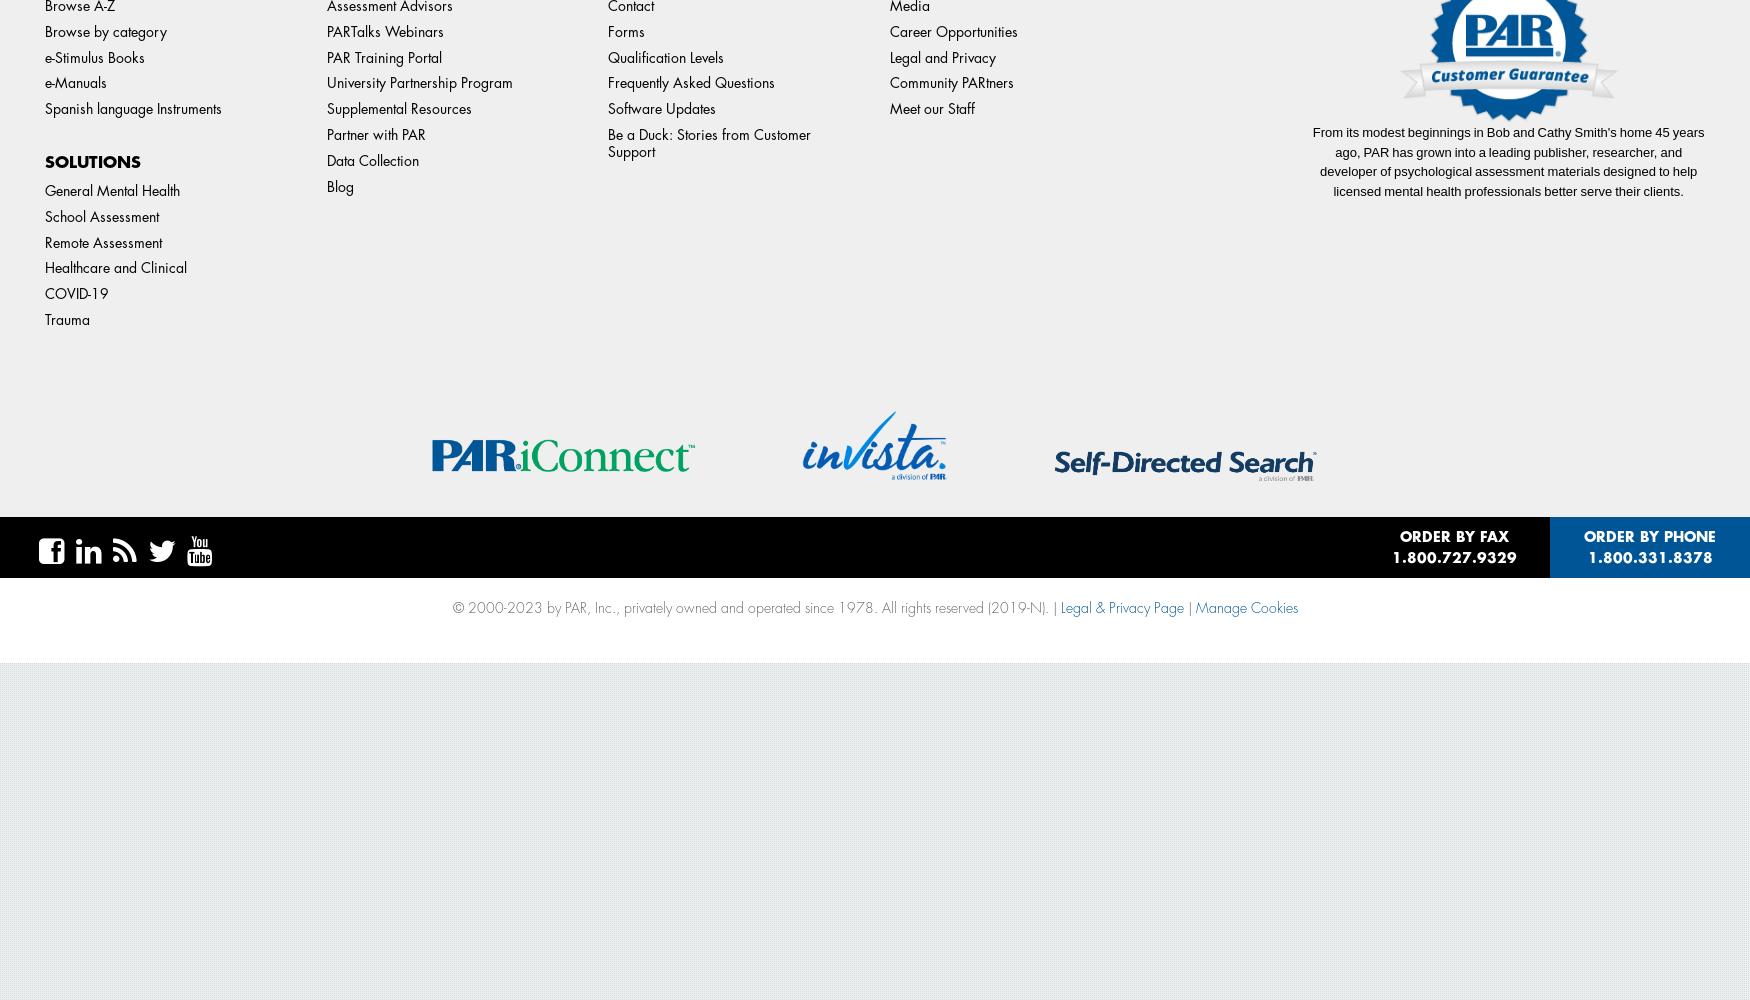  What do you see at coordinates (1121, 606) in the screenshot?
I see `'Legal & Privacy Page'` at bounding box center [1121, 606].